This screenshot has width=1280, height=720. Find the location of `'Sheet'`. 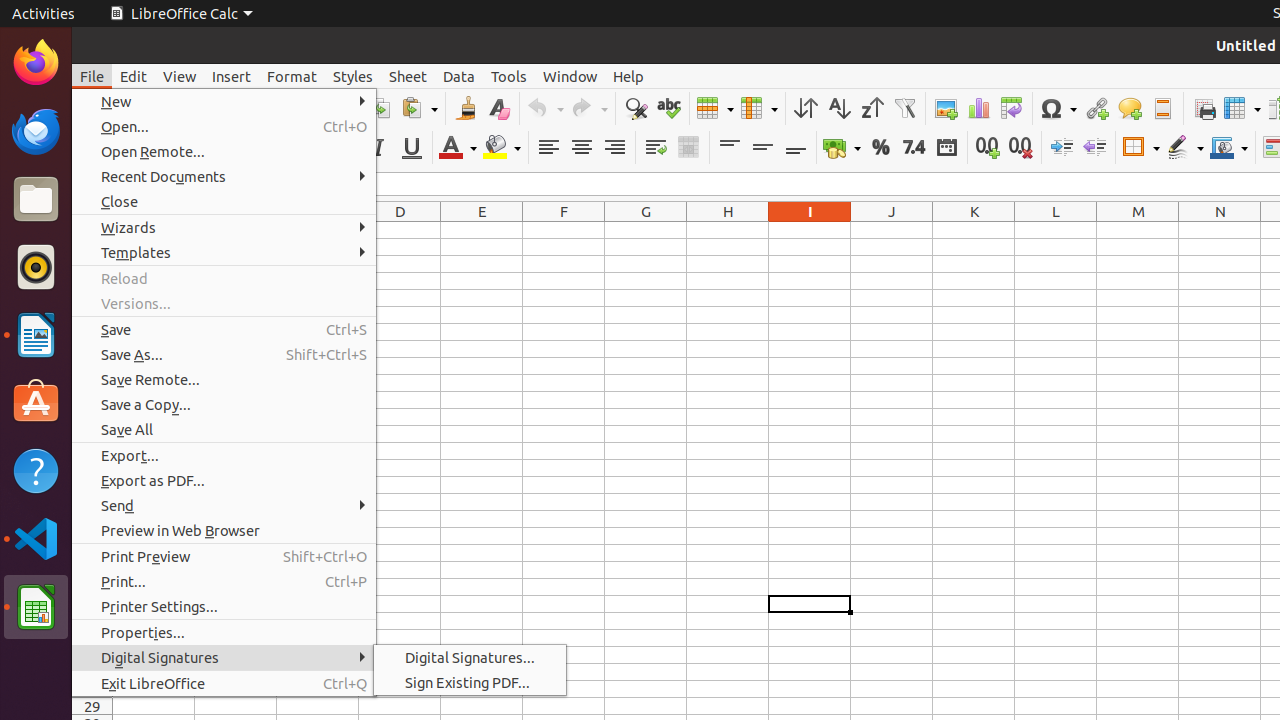

'Sheet' is located at coordinates (406, 75).